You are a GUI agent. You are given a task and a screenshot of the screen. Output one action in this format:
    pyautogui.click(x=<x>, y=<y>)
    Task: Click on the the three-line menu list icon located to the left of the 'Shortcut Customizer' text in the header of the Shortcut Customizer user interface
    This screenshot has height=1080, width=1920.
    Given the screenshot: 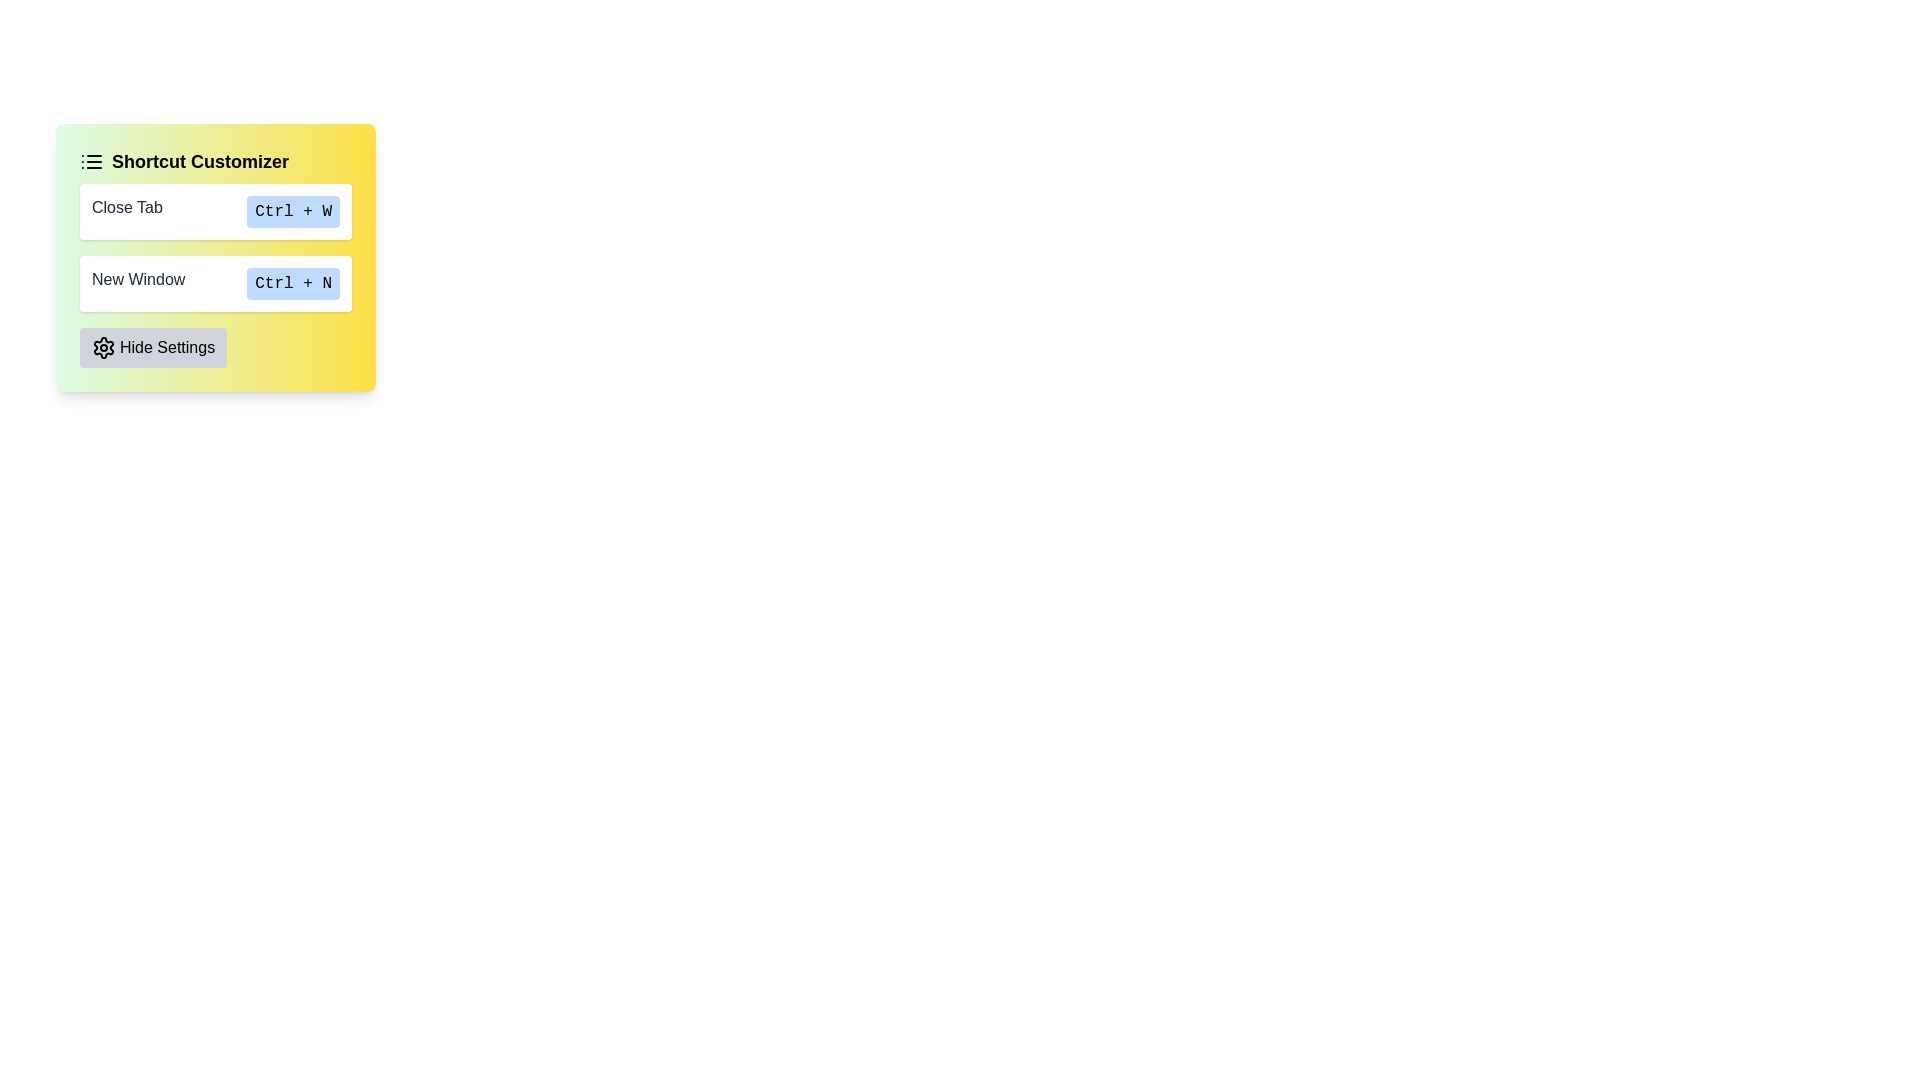 What is the action you would take?
    pyautogui.click(x=90, y=161)
    